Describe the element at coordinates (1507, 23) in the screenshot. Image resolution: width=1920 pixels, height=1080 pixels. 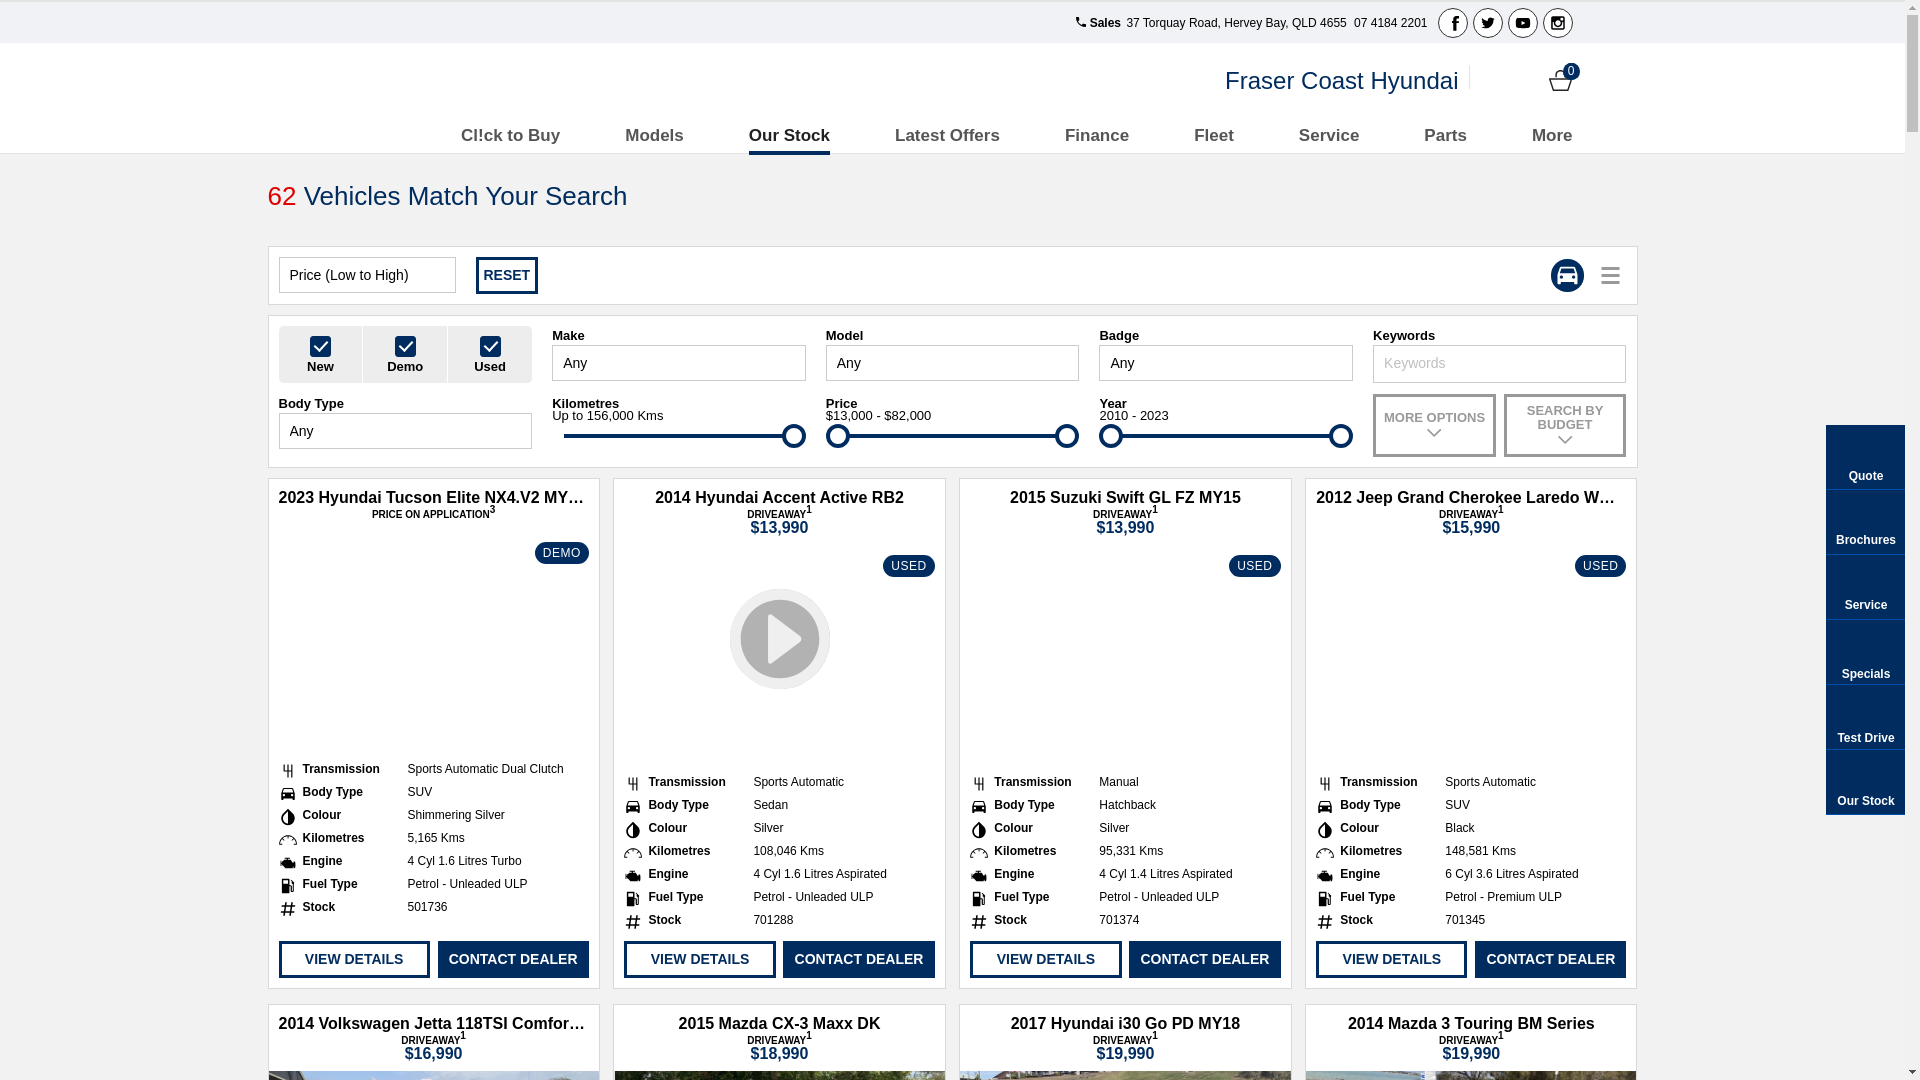
I see `'YouTube'` at that location.